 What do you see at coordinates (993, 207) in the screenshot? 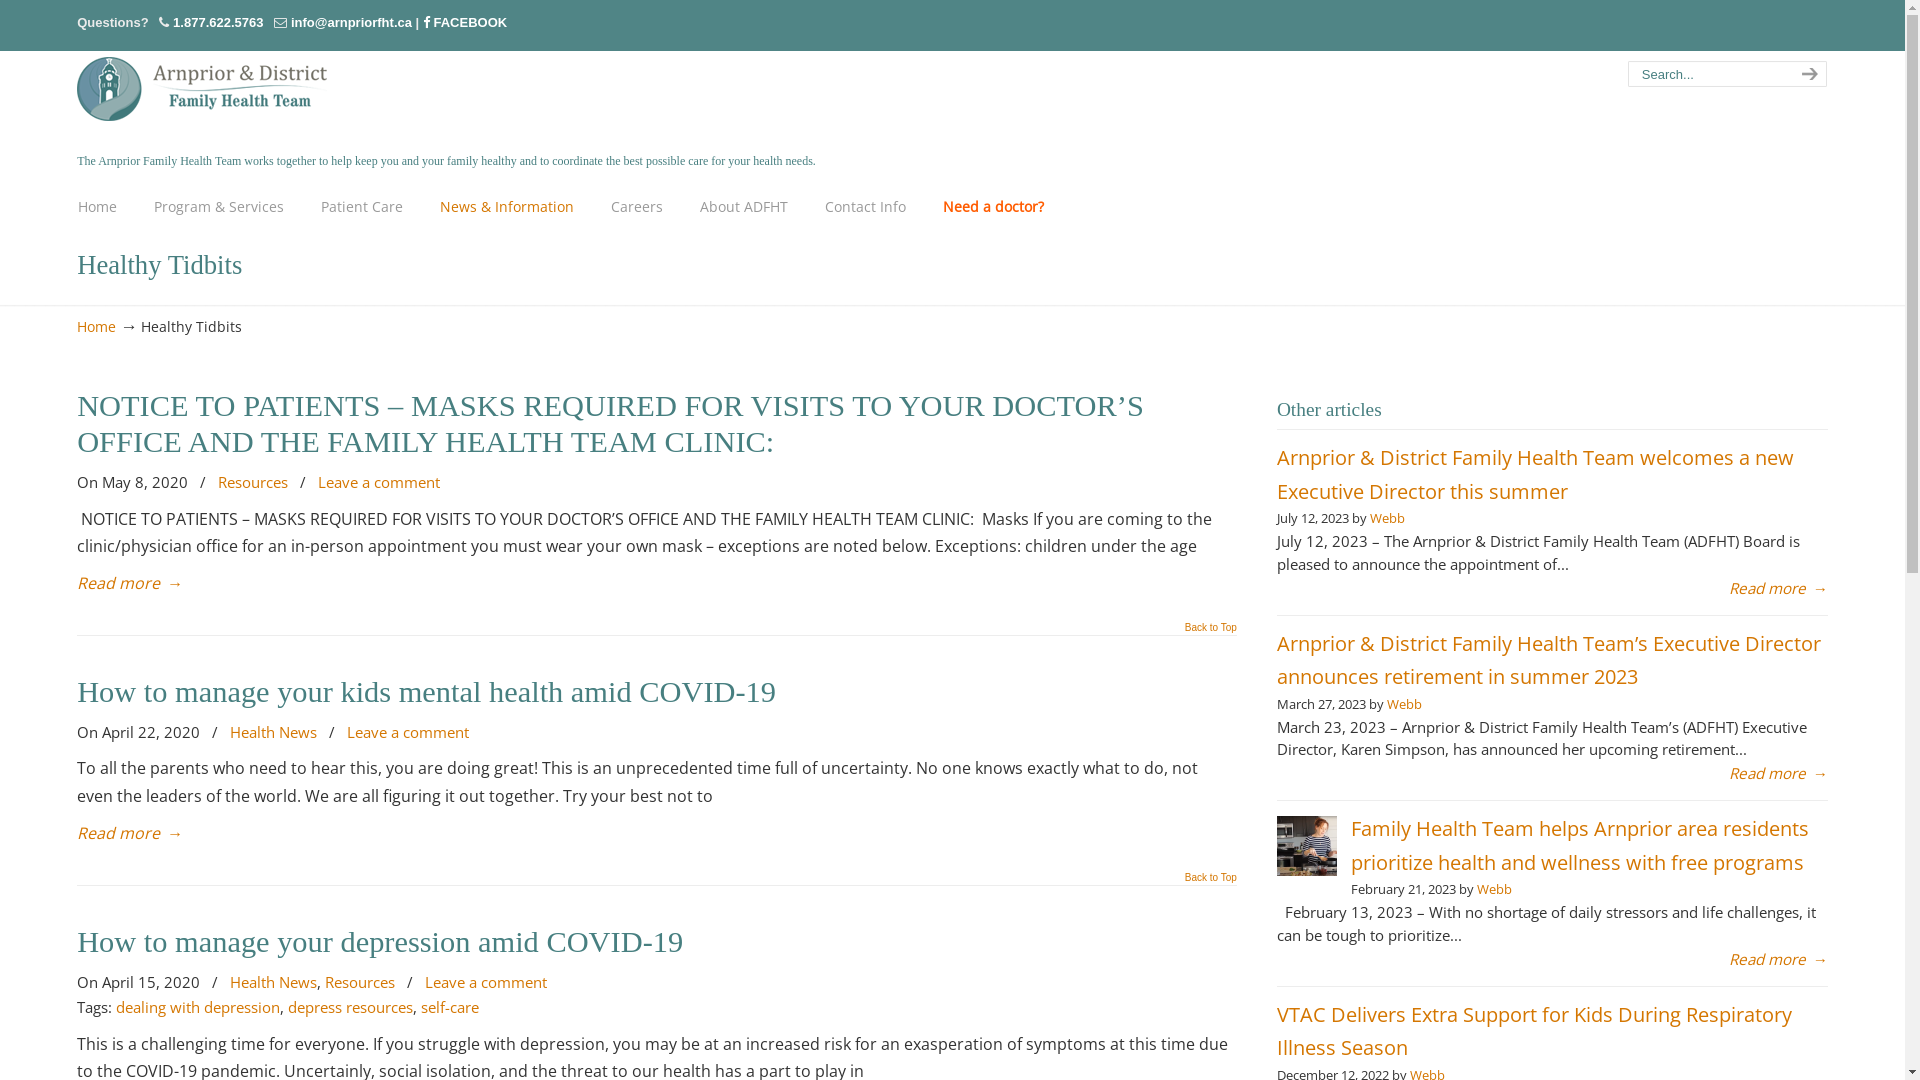
I see `'Need a doctor?'` at bounding box center [993, 207].